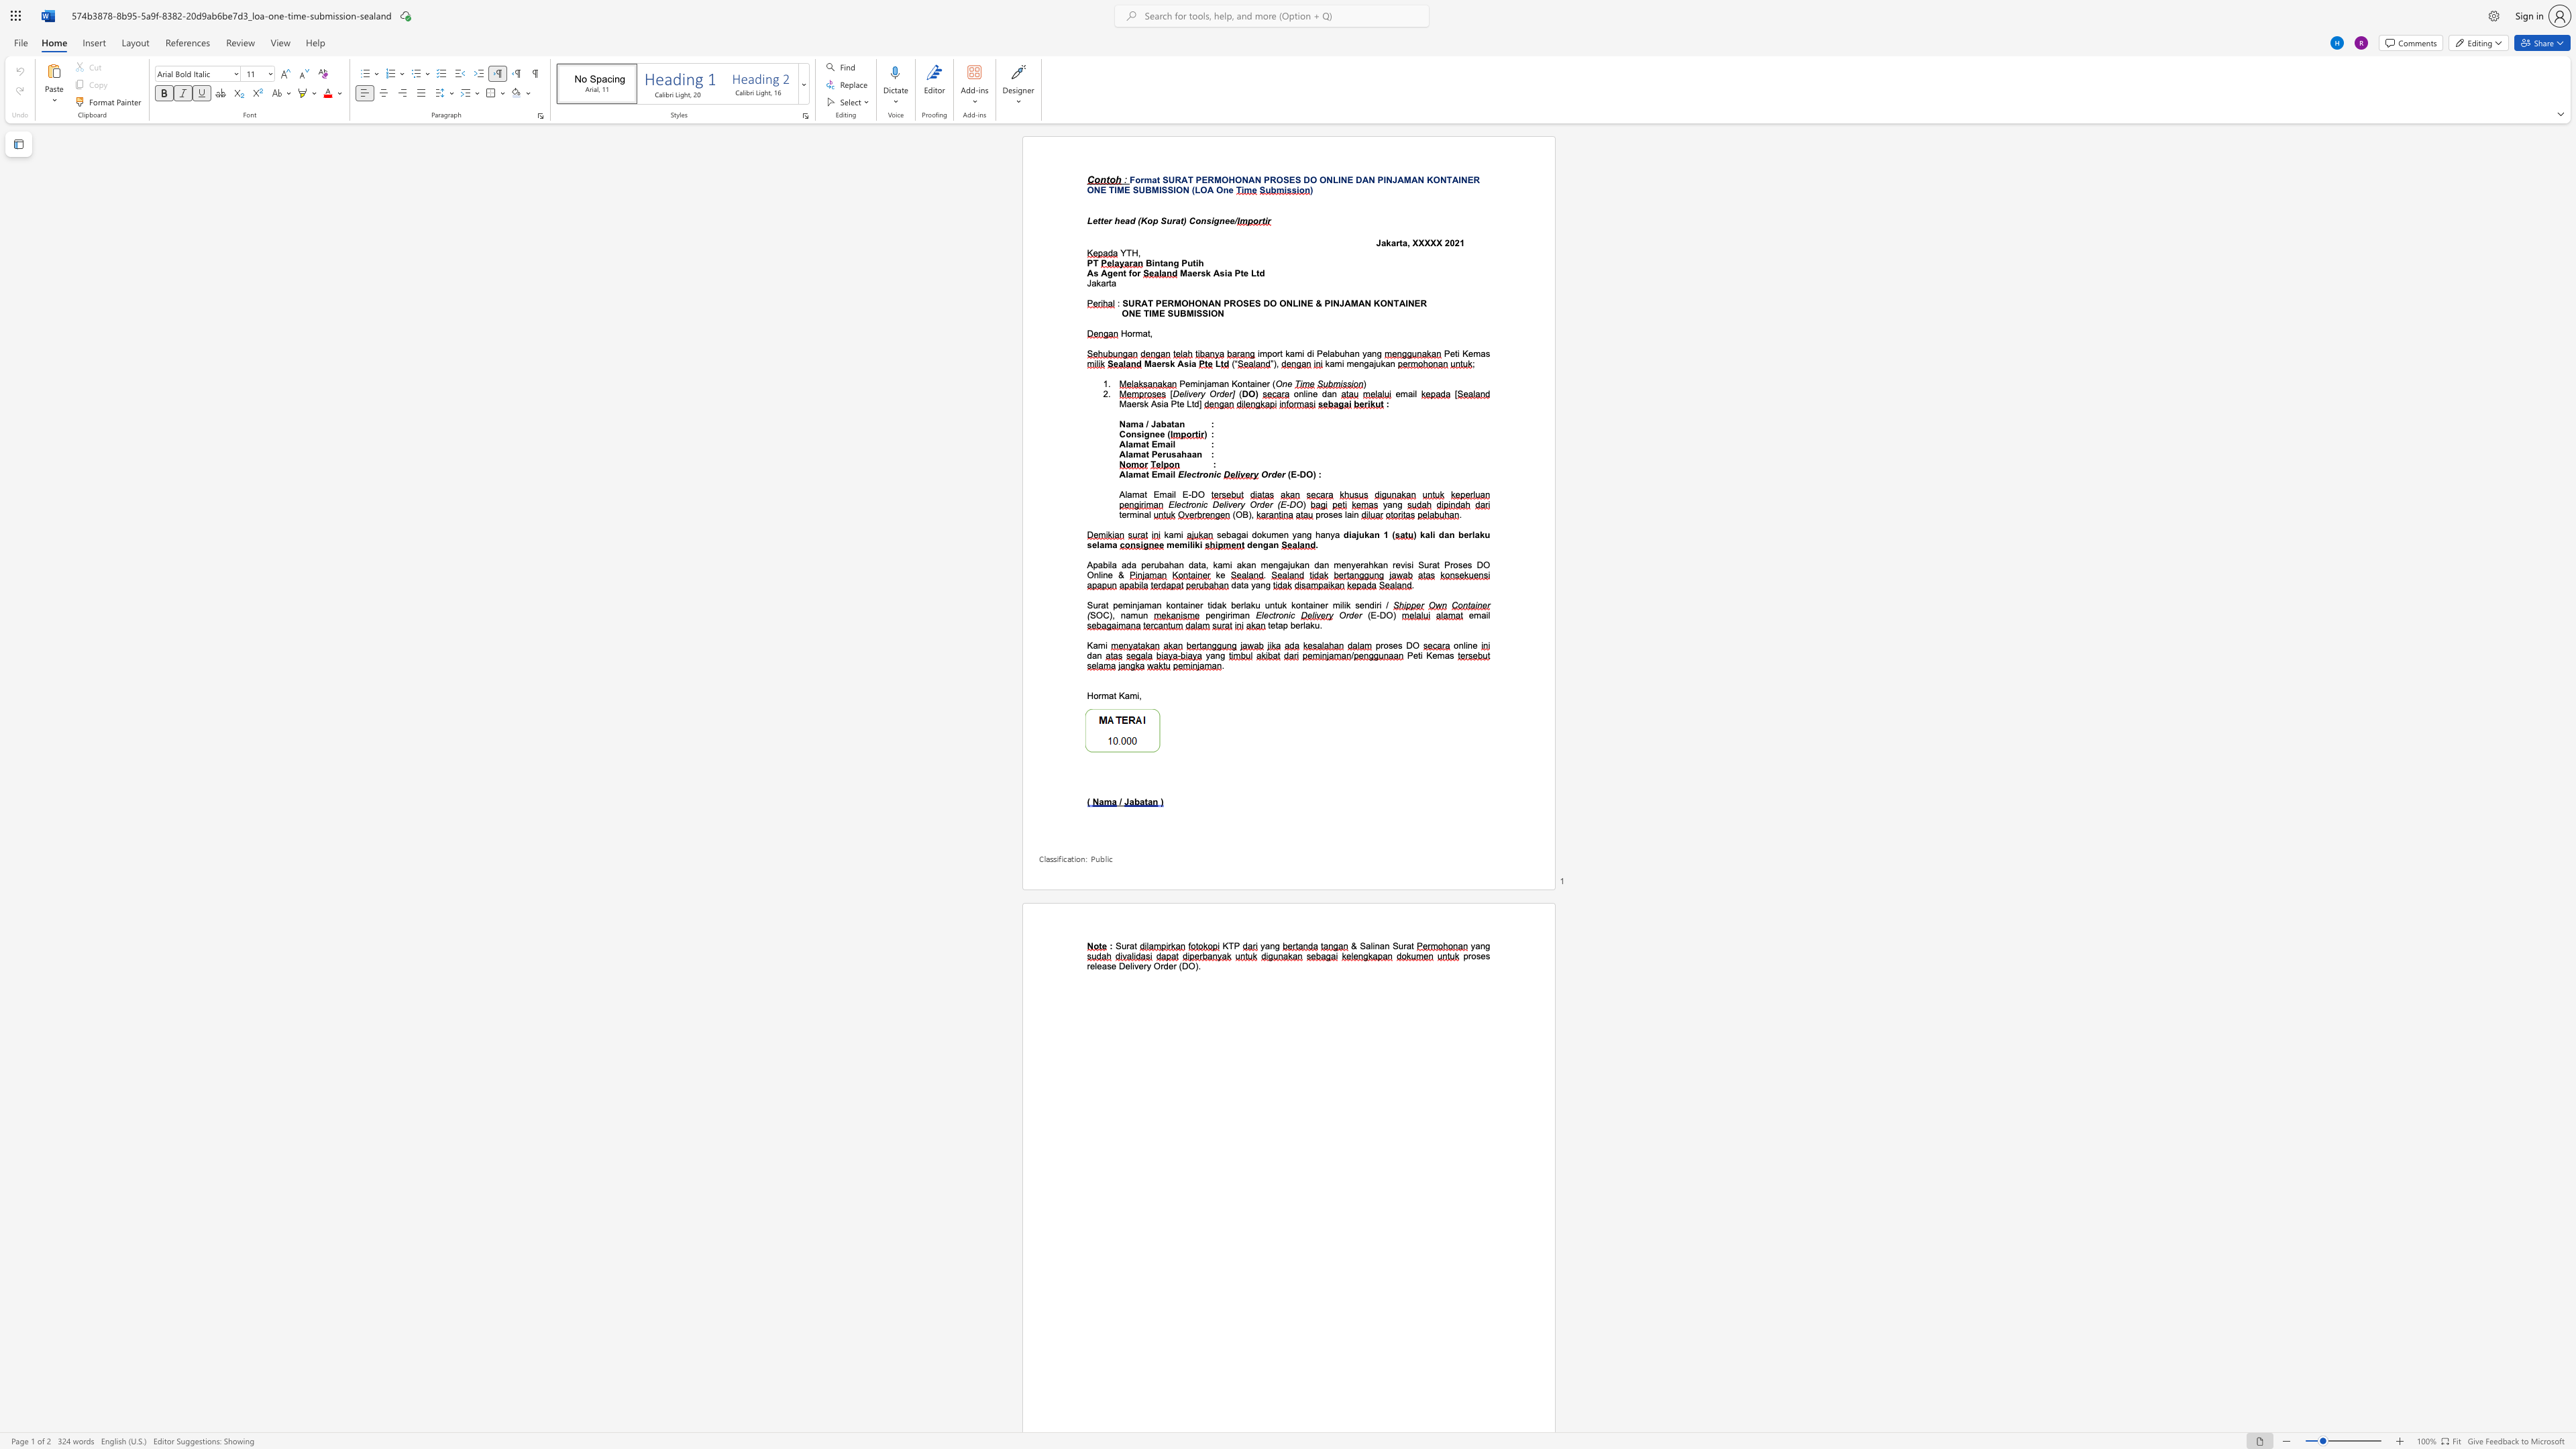 This screenshot has height=1449, width=2576. I want to click on the subset text "atan" within the text "Nama / Jabatan", so click(1165, 423).